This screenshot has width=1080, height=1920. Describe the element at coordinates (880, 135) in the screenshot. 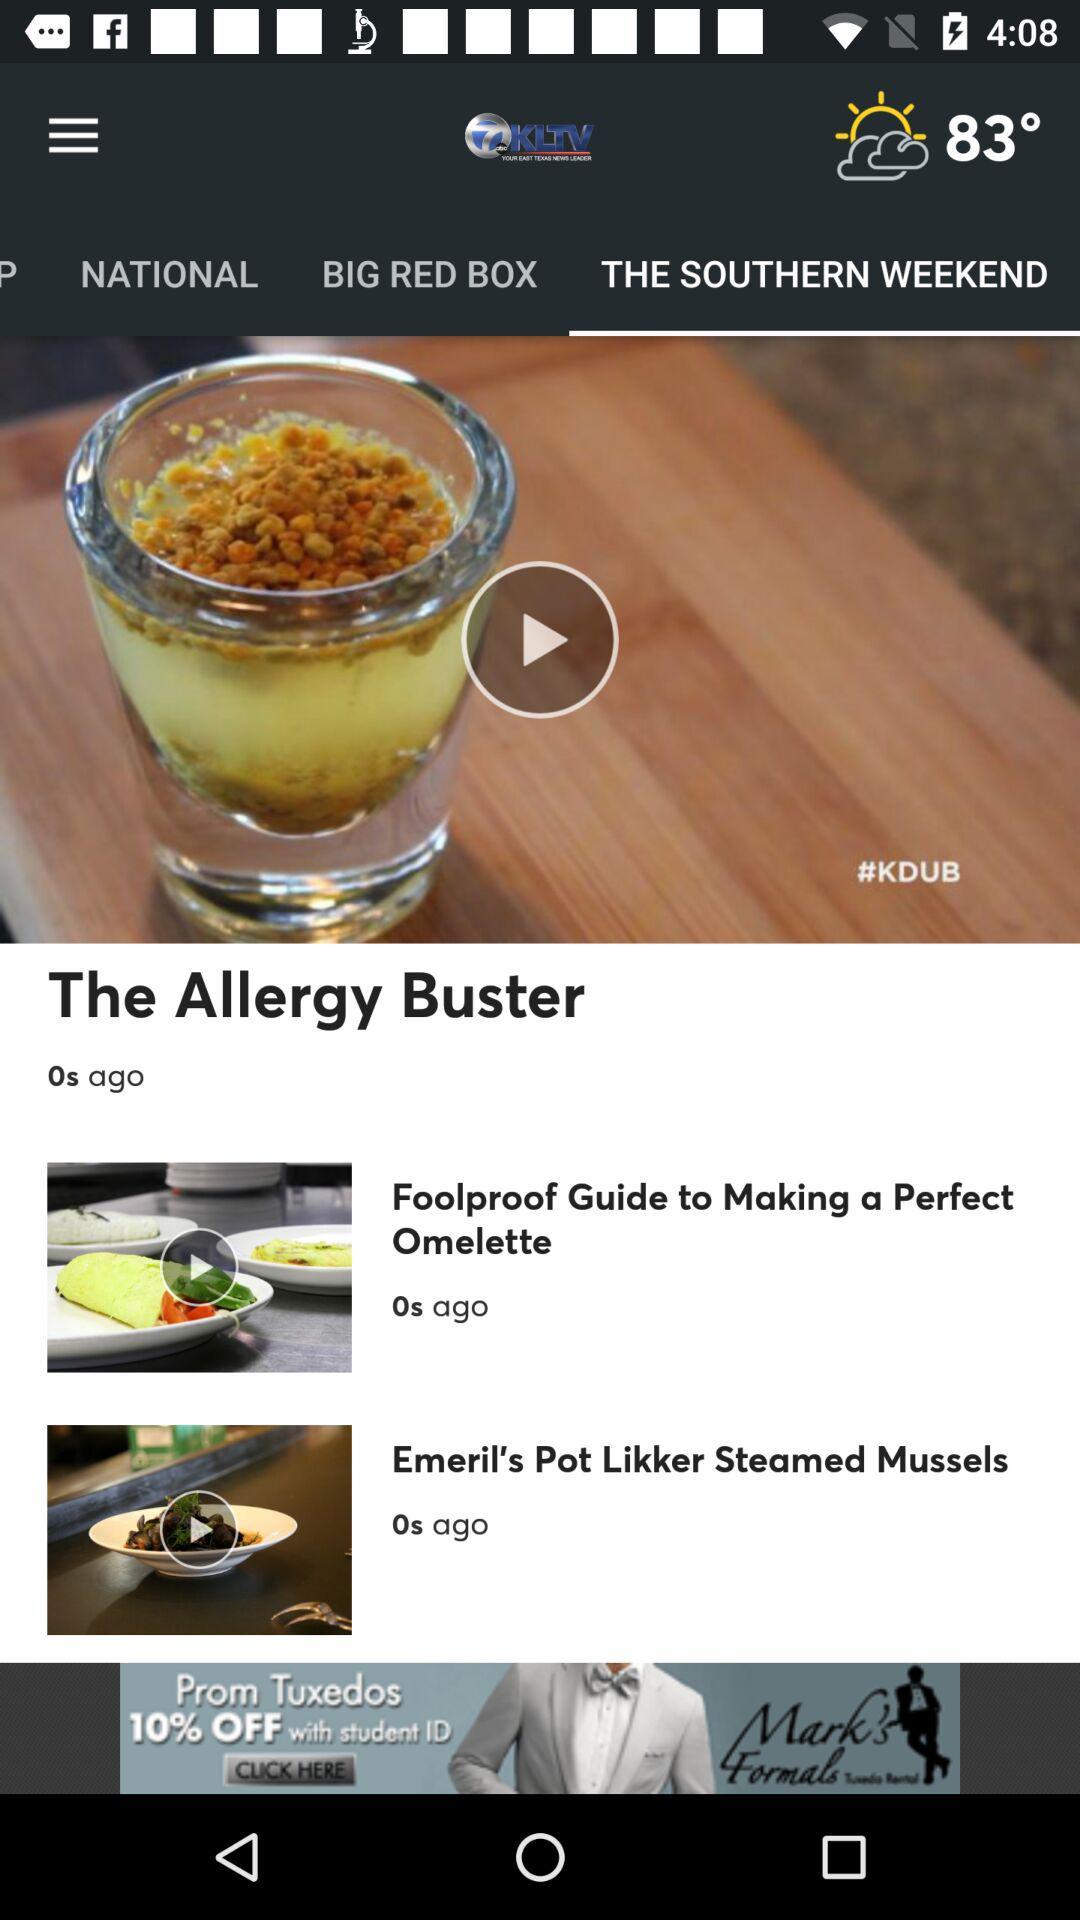

I see `weather` at that location.